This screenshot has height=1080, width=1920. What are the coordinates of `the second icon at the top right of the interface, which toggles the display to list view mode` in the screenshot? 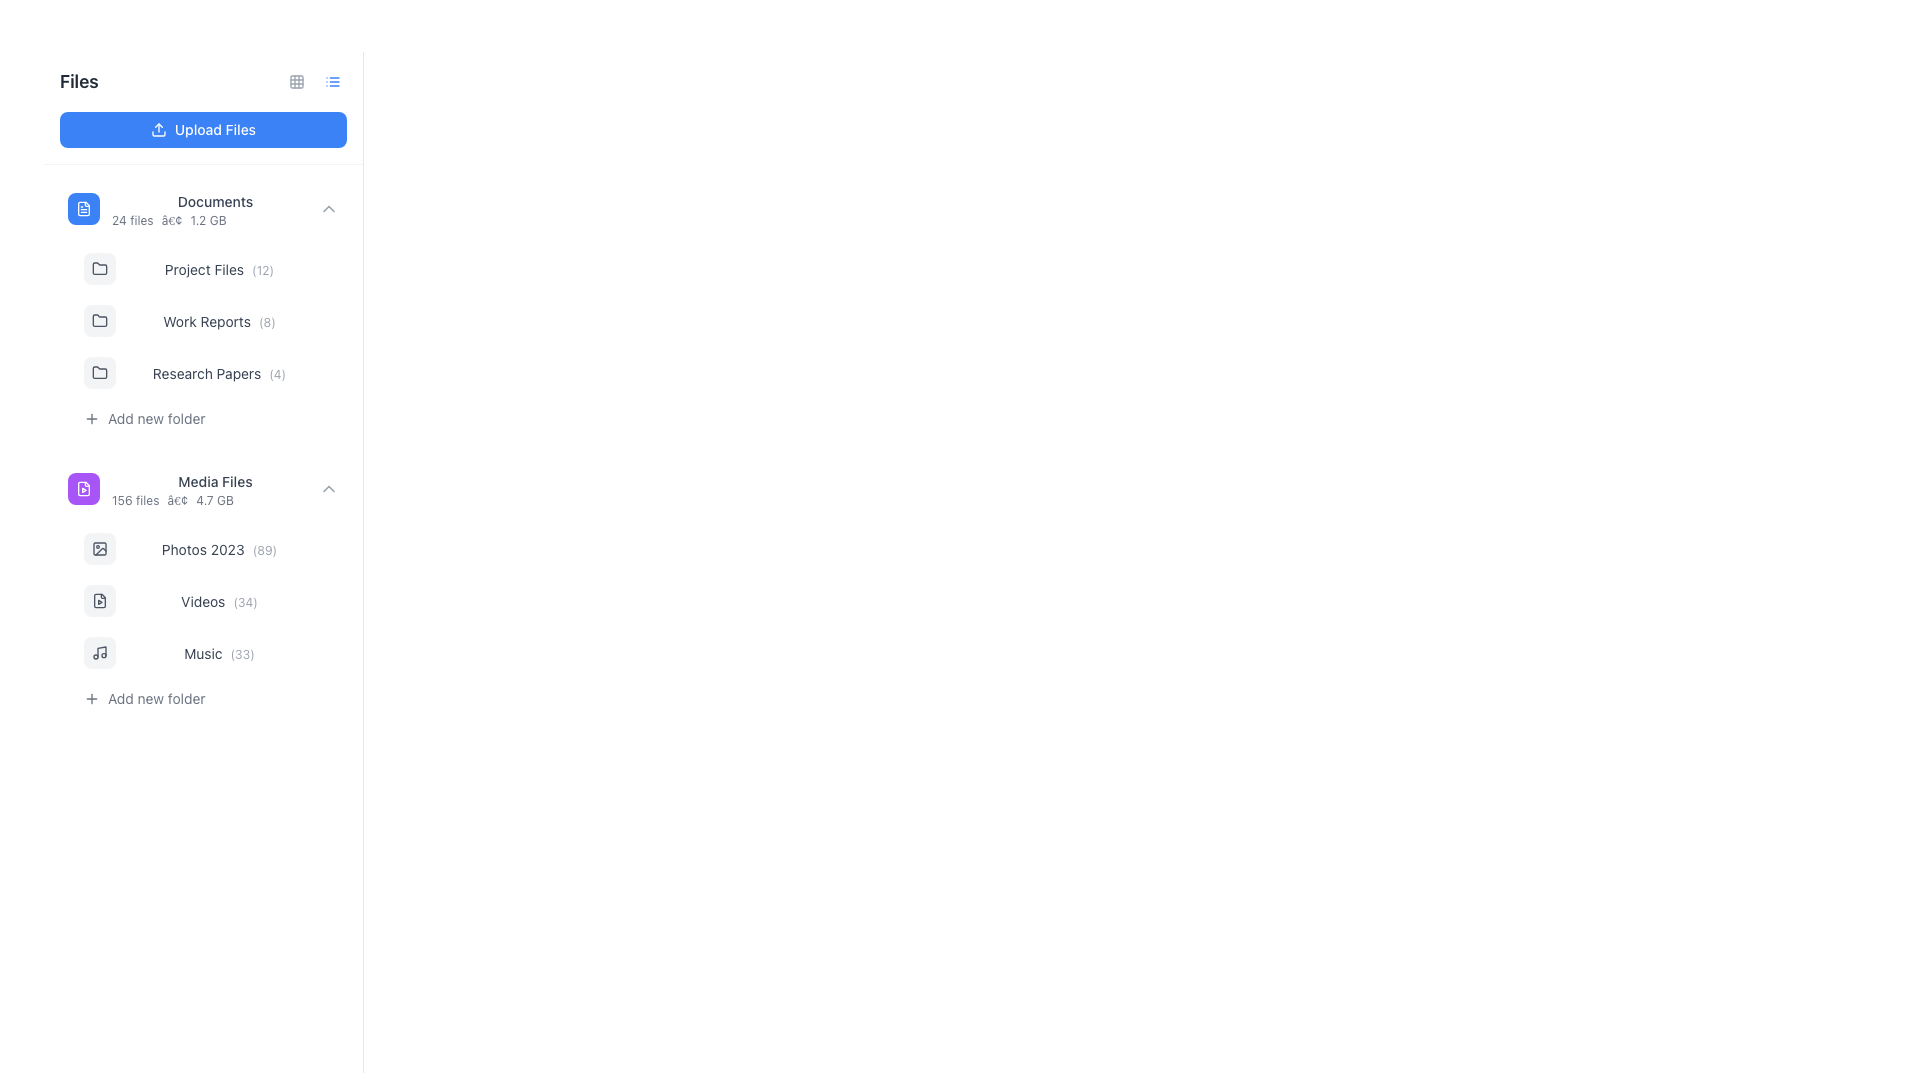 It's located at (332, 80).